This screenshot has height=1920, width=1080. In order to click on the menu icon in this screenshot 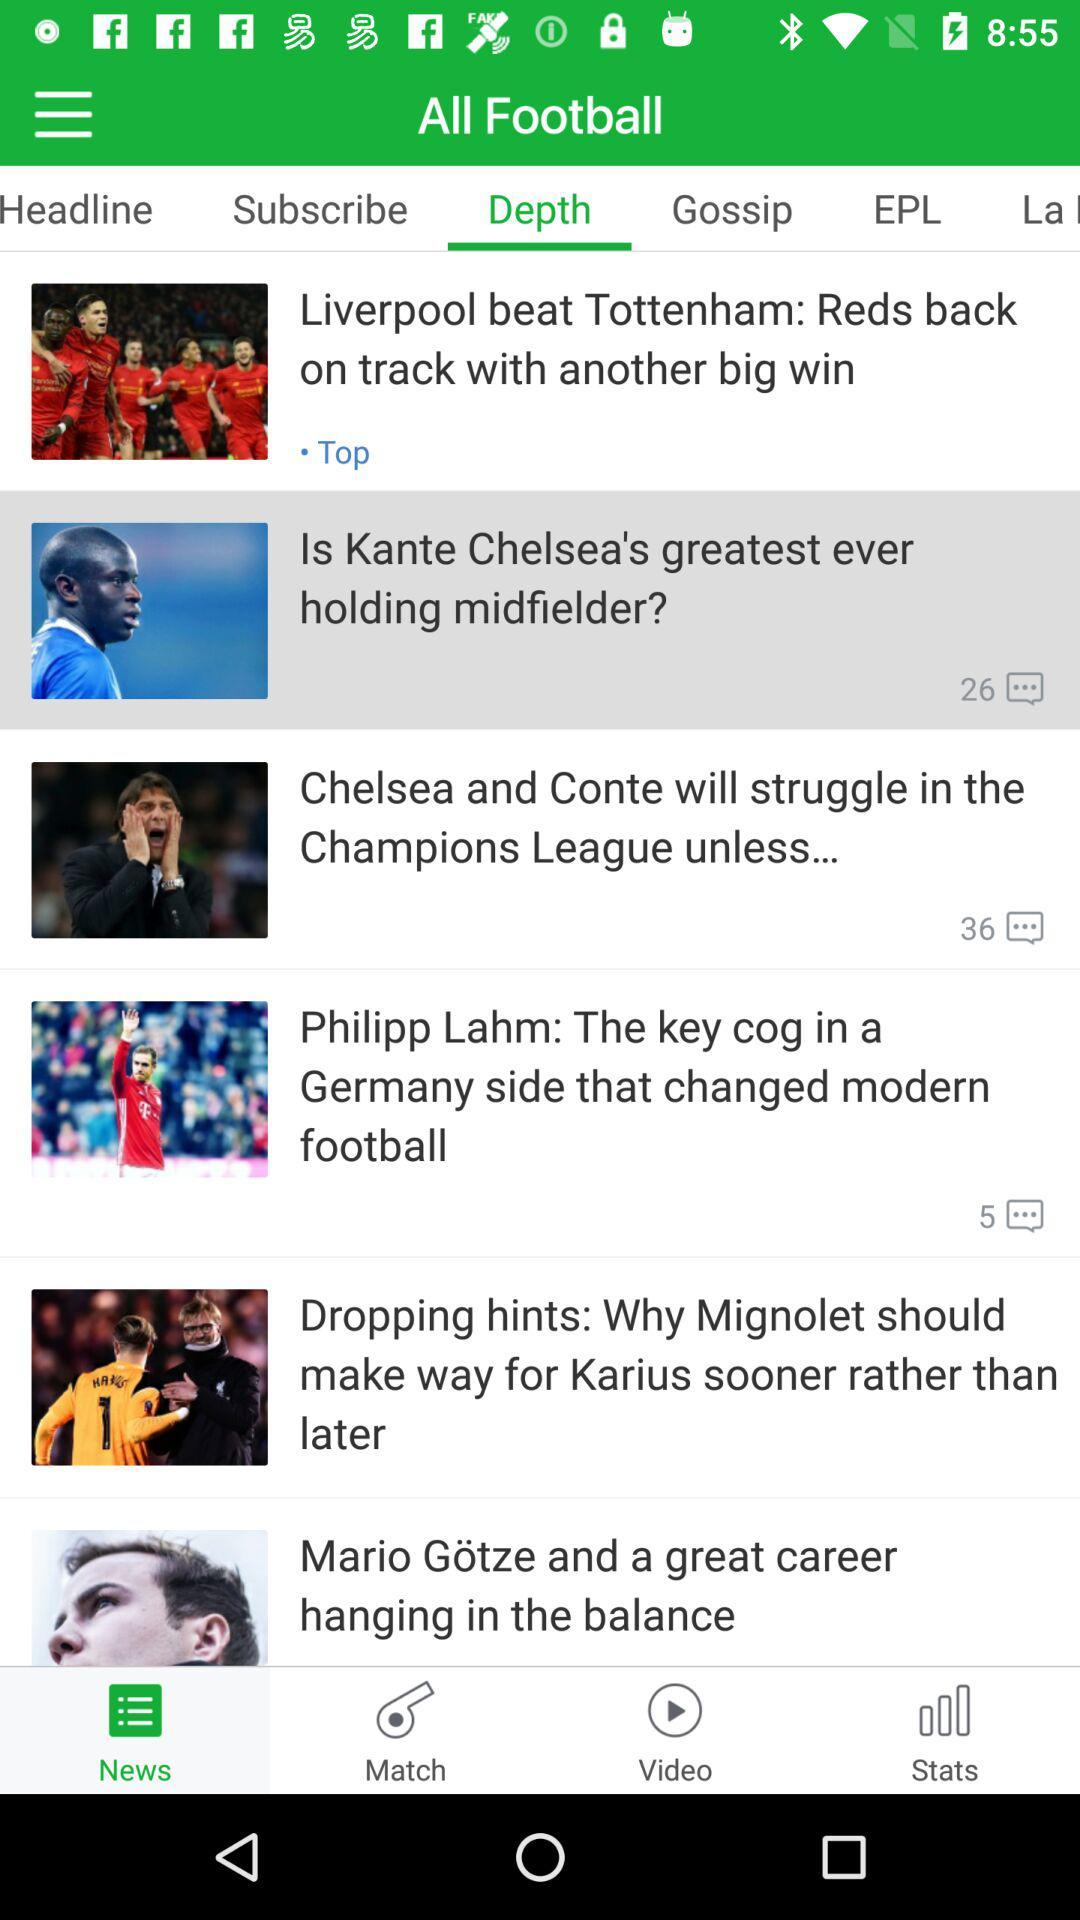, I will do `click(70, 113)`.